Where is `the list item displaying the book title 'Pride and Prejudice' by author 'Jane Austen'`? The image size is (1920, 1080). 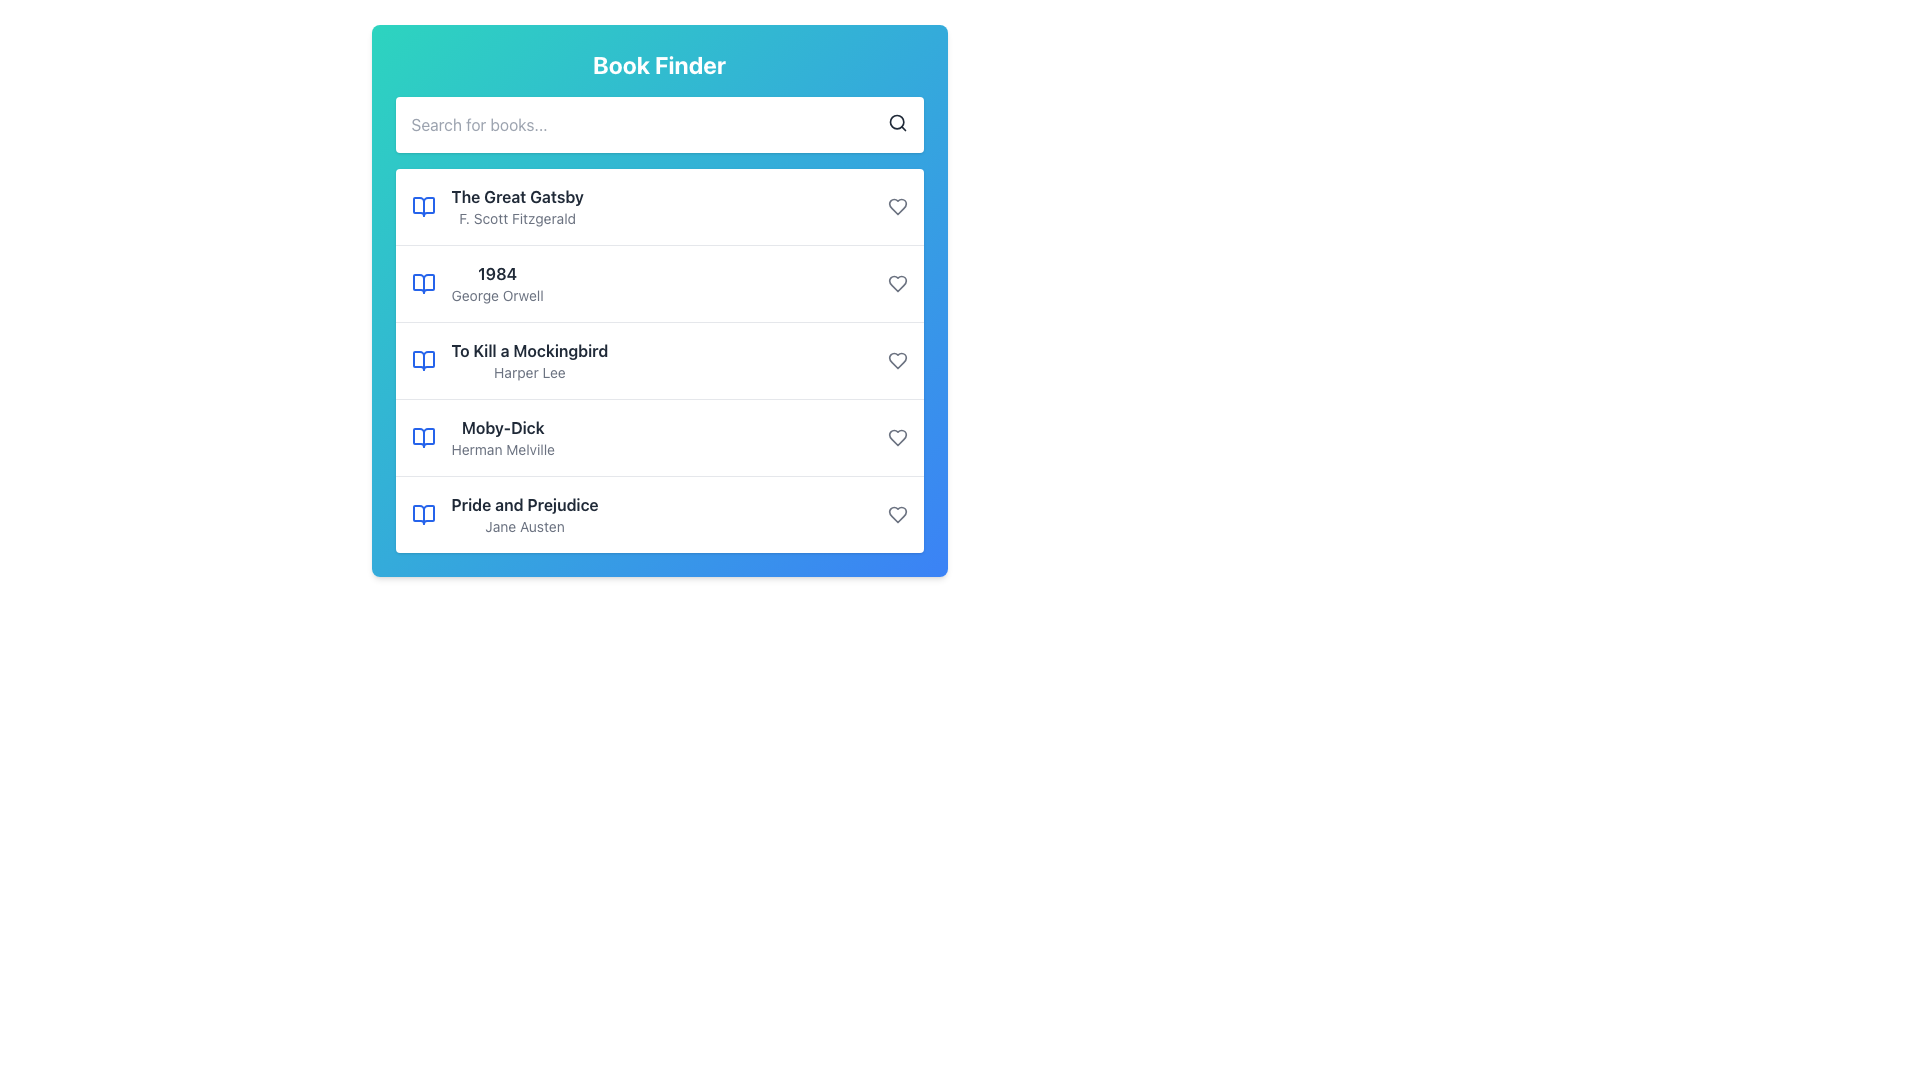
the list item displaying the book title 'Pride and Prejudice' by author 'Jane Austen' is located at coordinates (659, 513).